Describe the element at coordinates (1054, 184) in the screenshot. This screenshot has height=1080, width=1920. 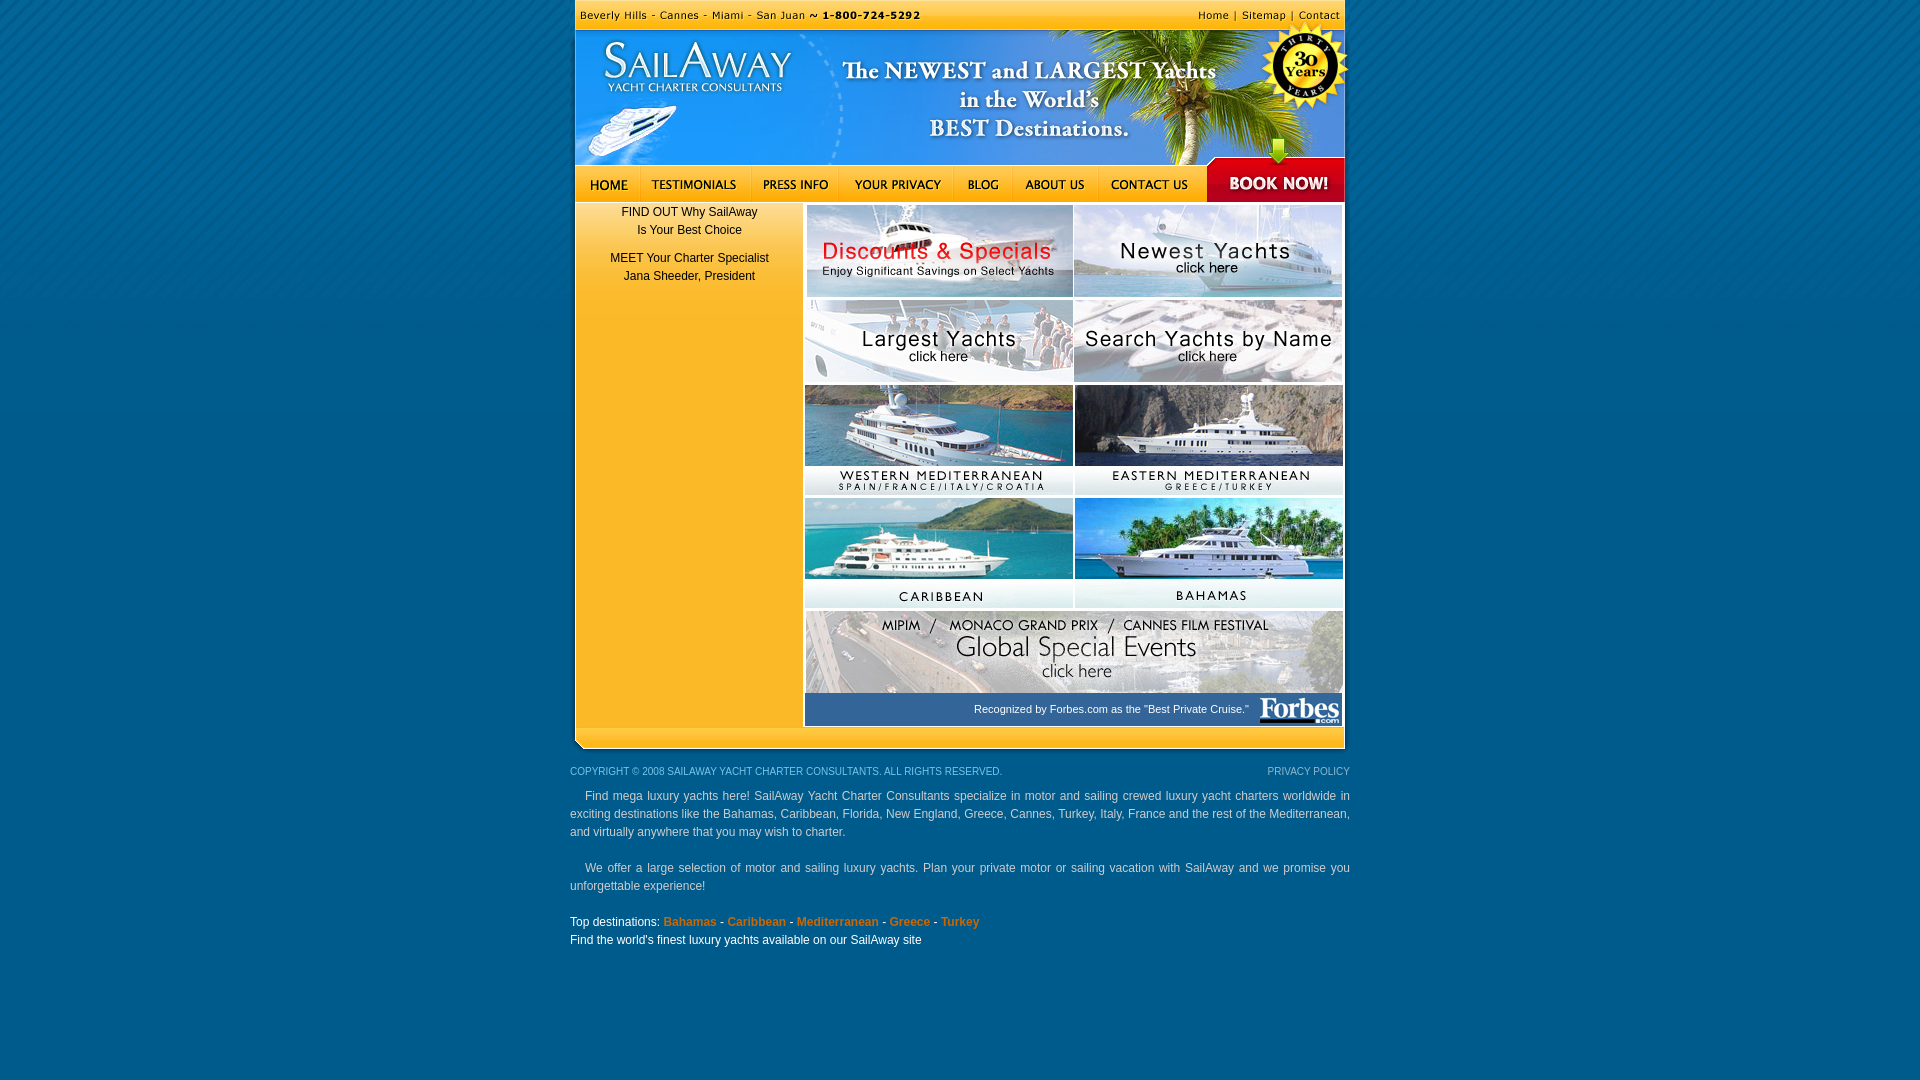
I see `'About Us'` at that location.